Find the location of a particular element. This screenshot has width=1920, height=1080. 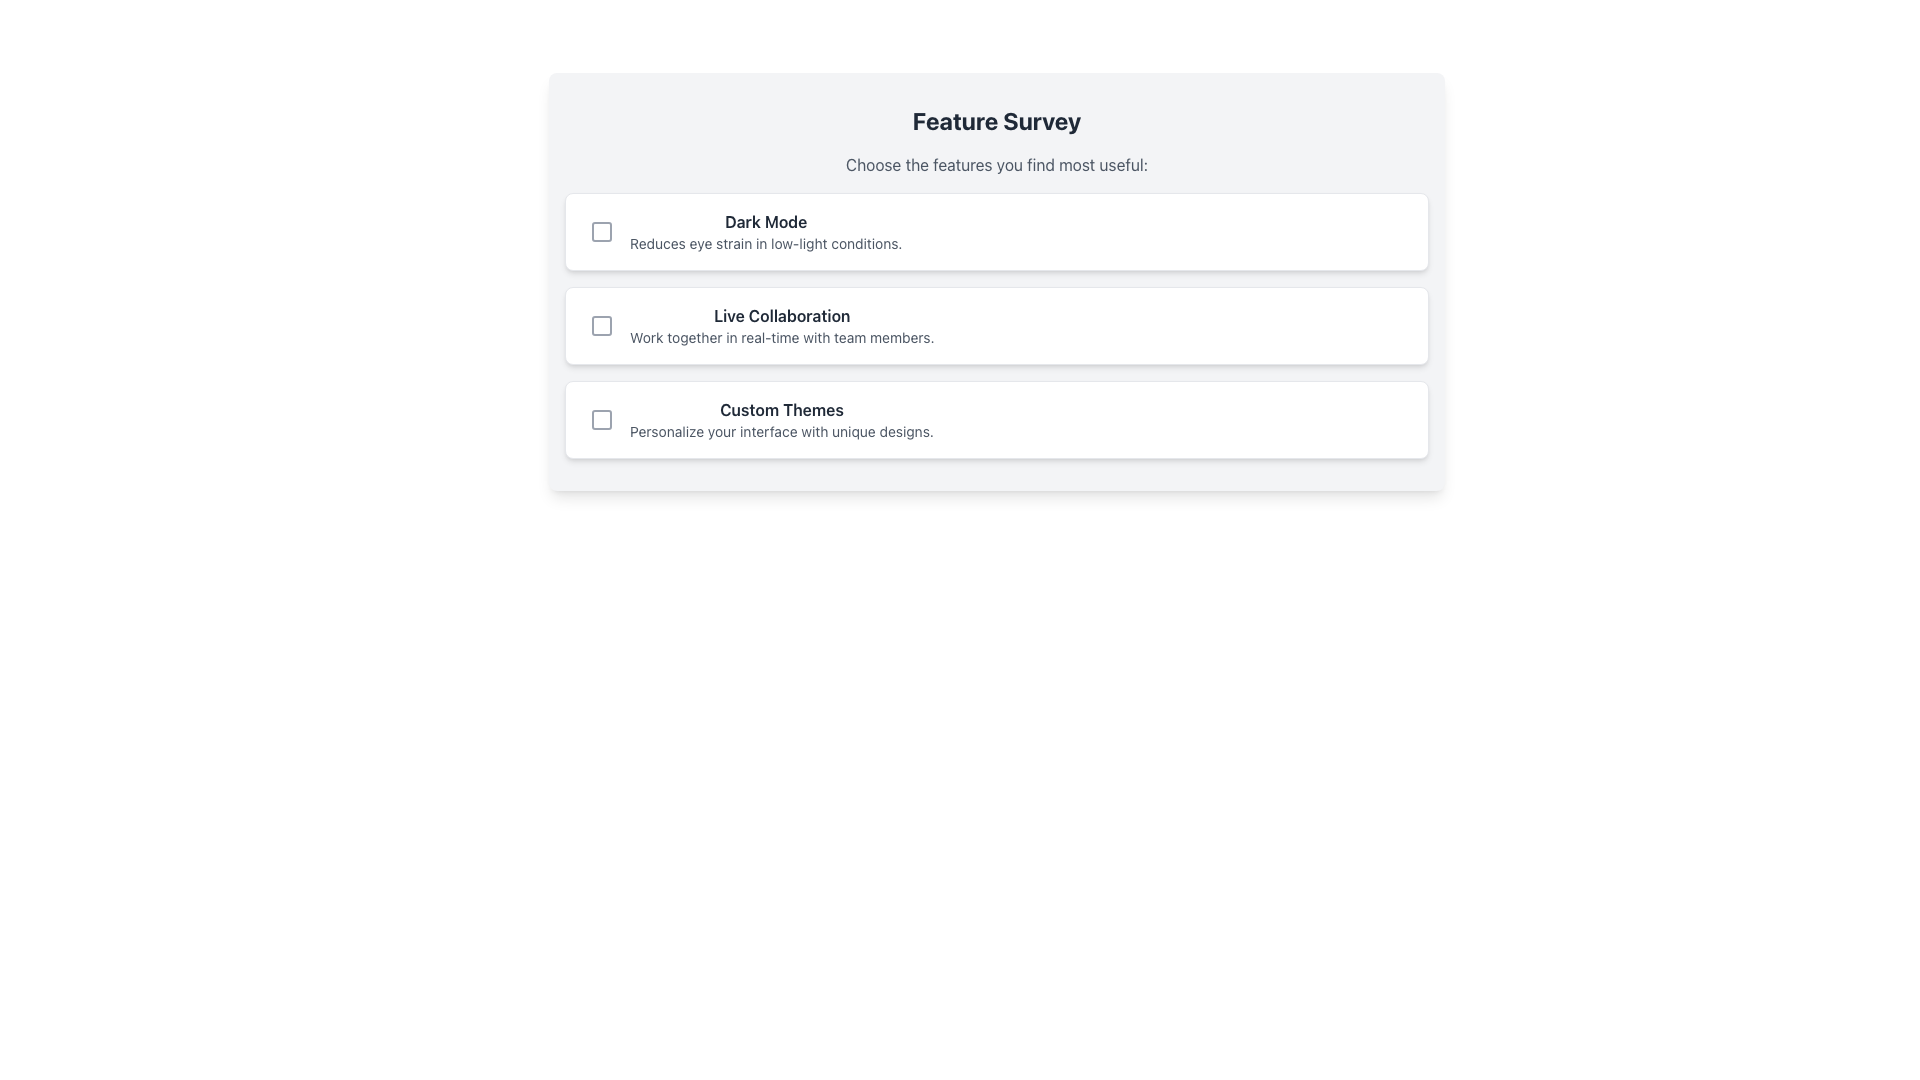

the Checkbox icon for the 'Live Collaboration' feature option is located at coordinates (600, 325).